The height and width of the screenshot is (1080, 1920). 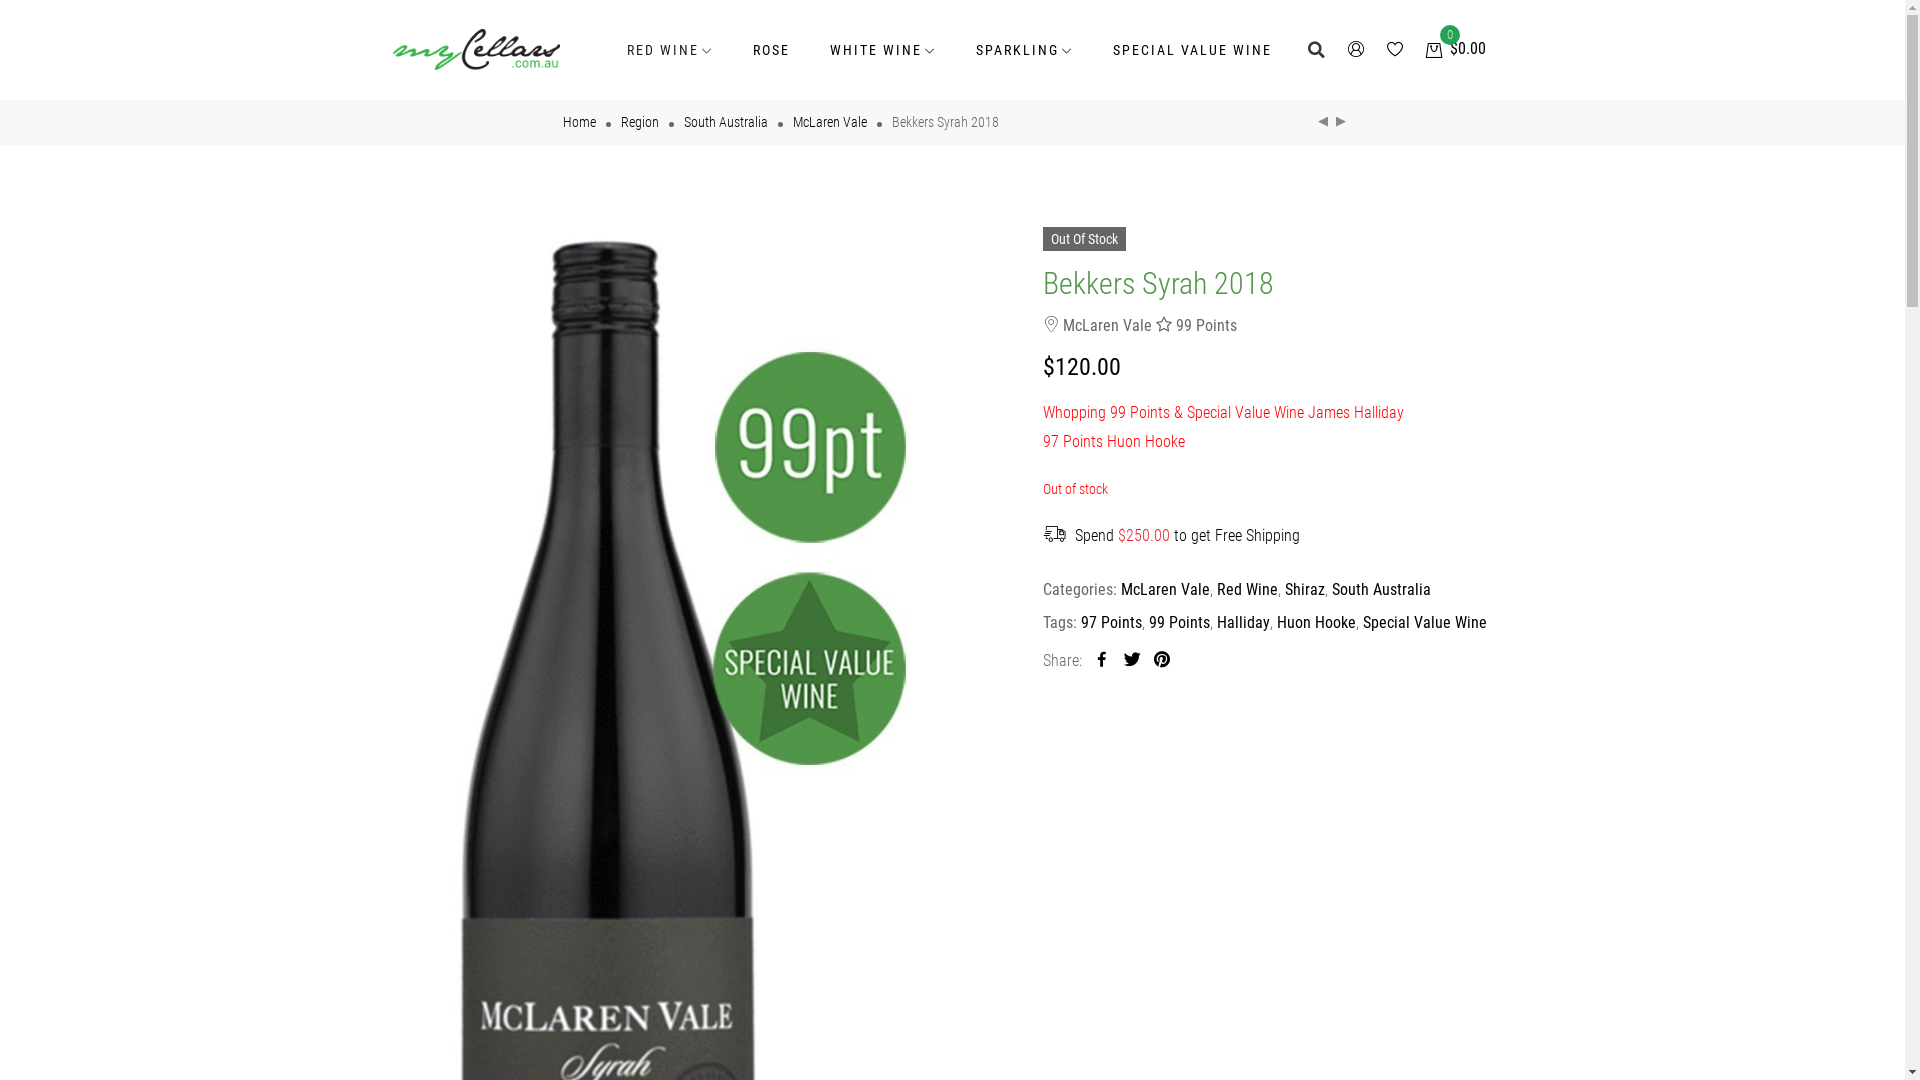 I want to click on 'Share to pinterest', so click(x=1161, y=660).